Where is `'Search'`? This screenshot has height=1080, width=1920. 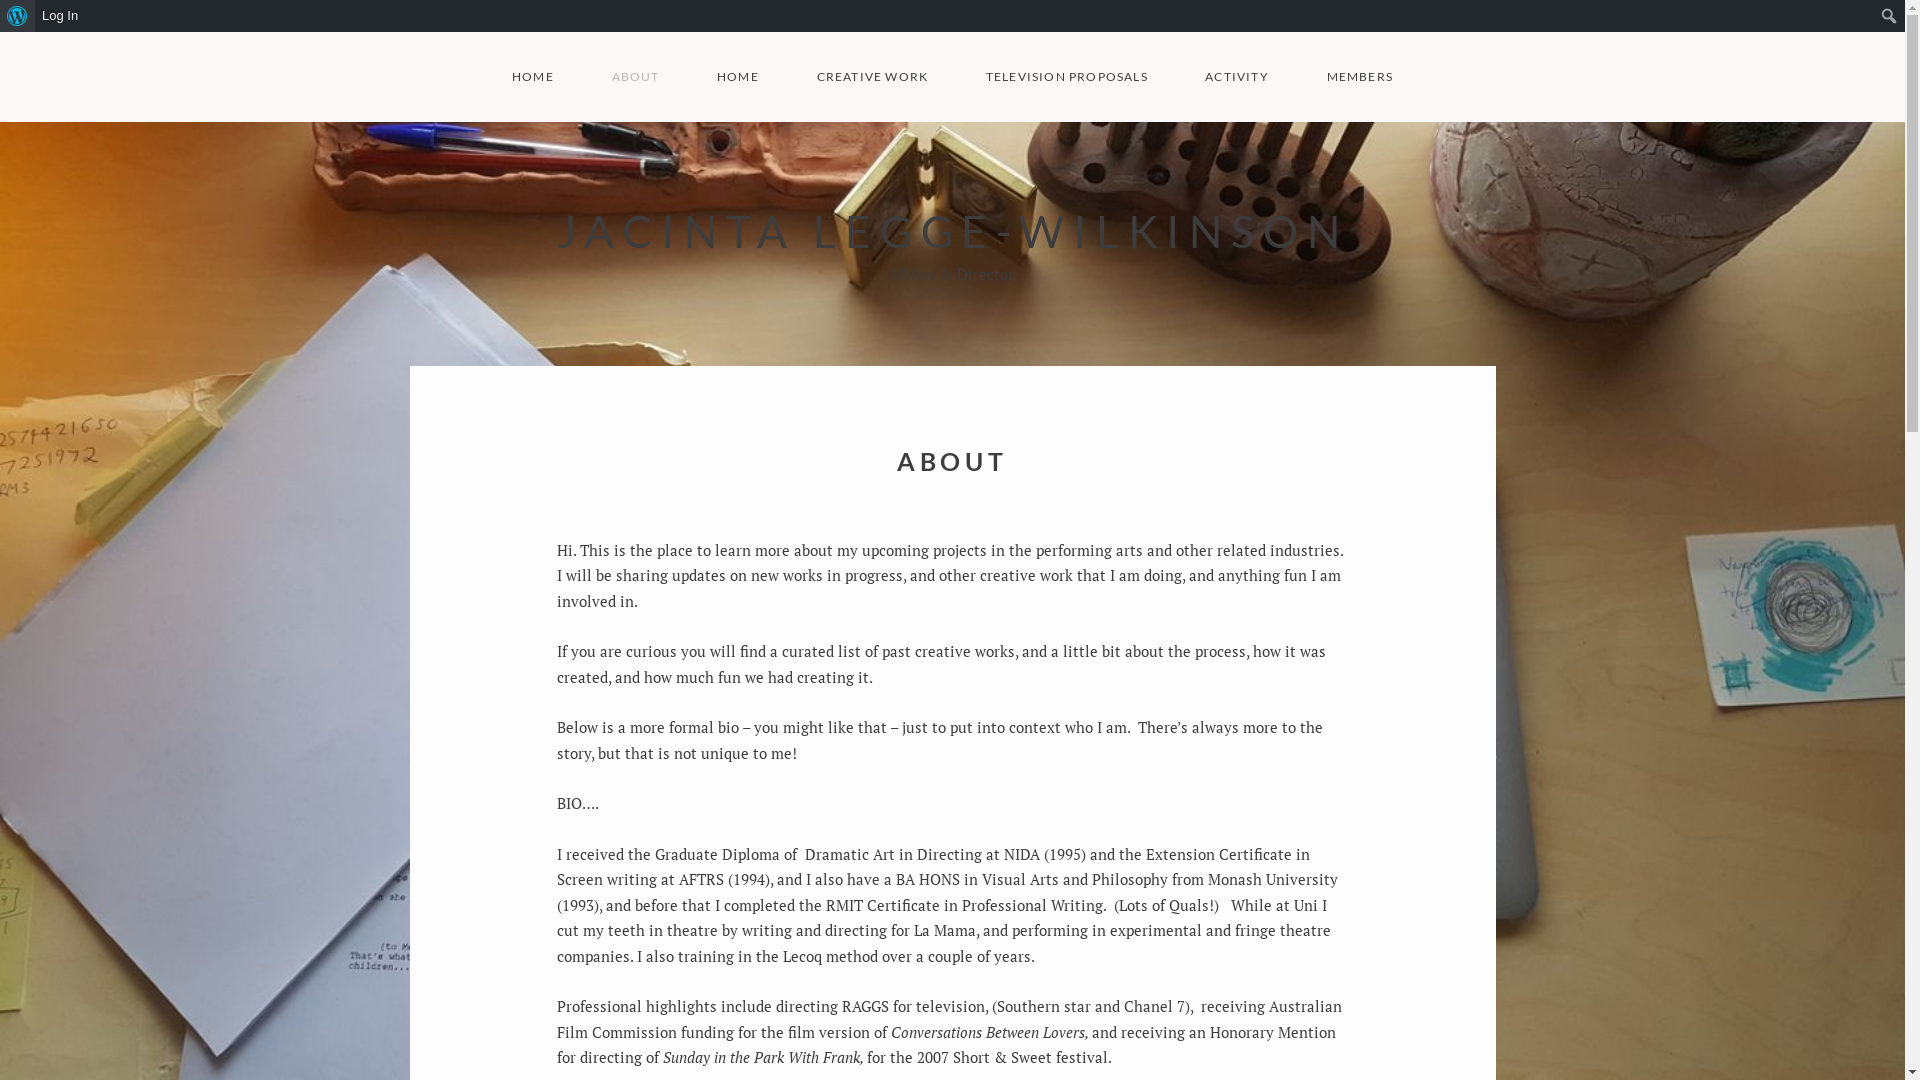 'Search' is located at coordinates (0, 15).